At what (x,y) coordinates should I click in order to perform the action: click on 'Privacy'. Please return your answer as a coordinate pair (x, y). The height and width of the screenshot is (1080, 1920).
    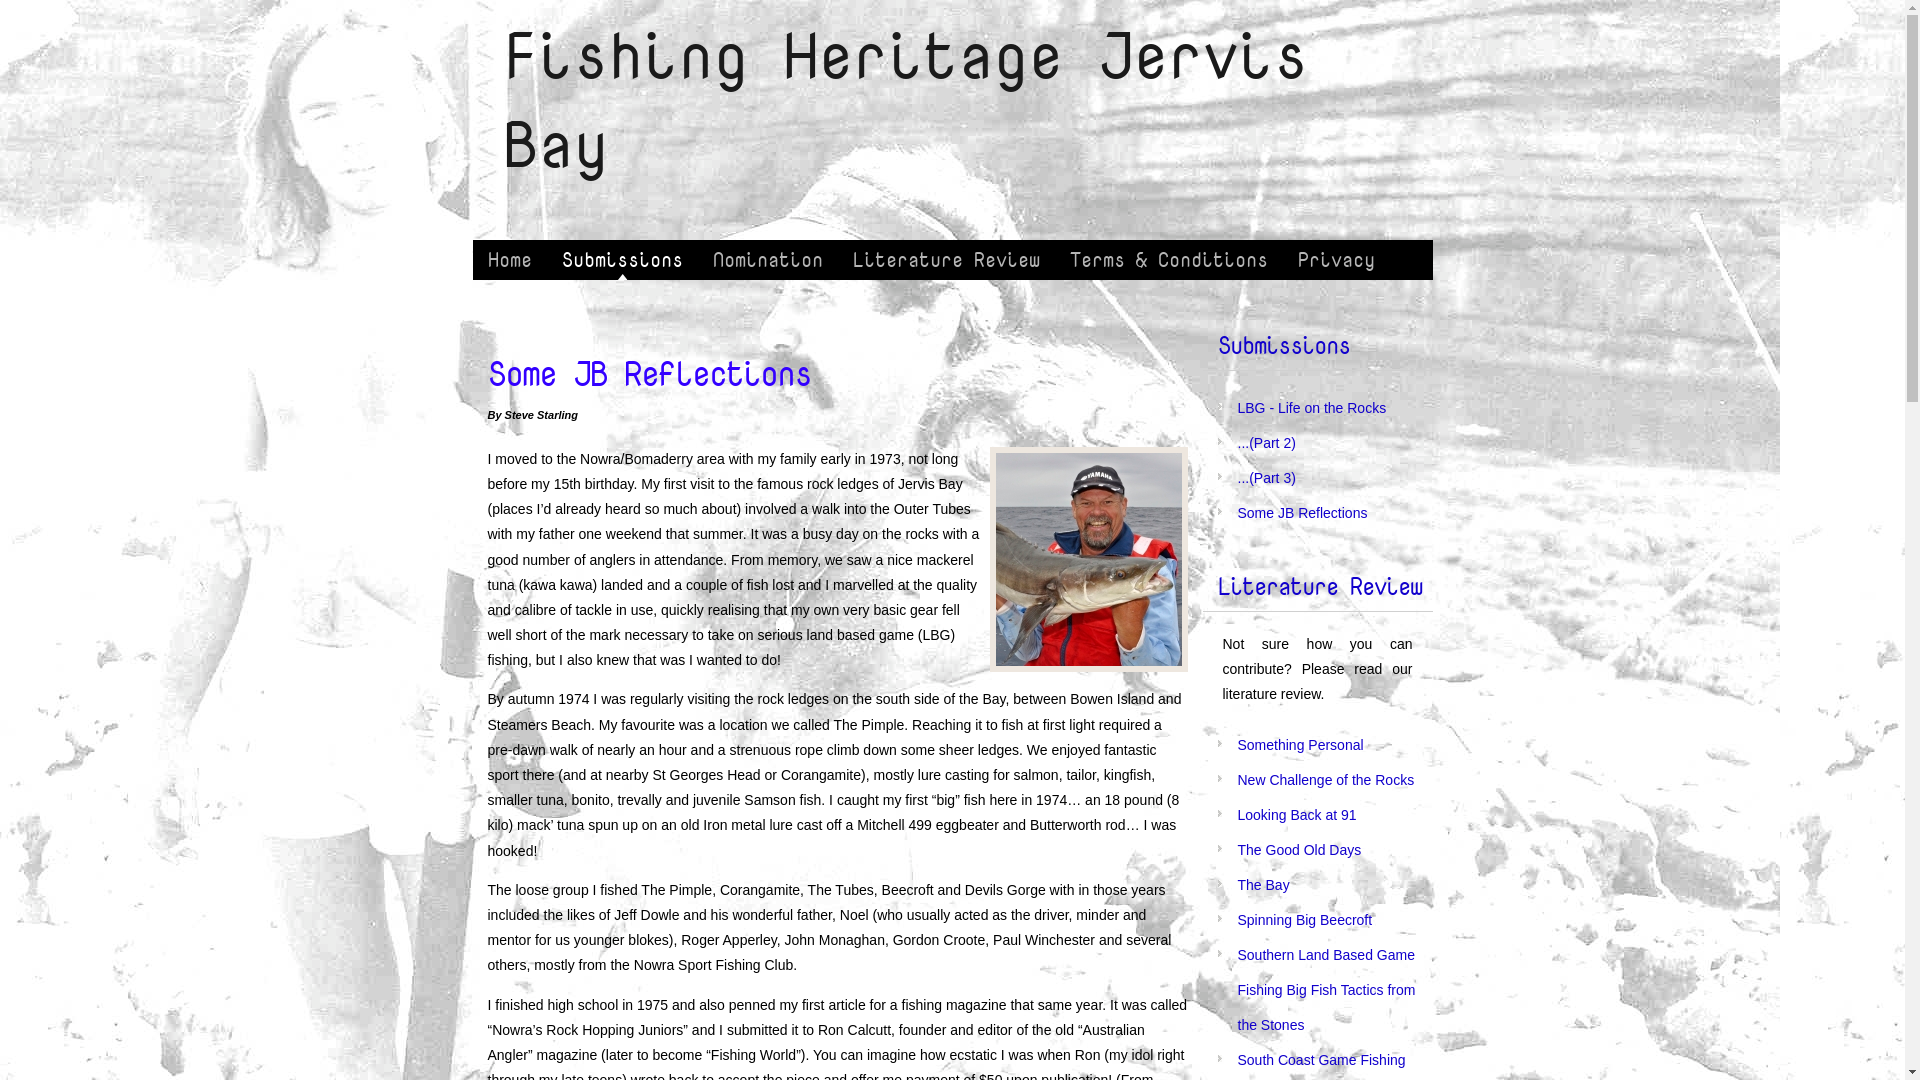
    Looking at the image, I should click on (1335, 258).